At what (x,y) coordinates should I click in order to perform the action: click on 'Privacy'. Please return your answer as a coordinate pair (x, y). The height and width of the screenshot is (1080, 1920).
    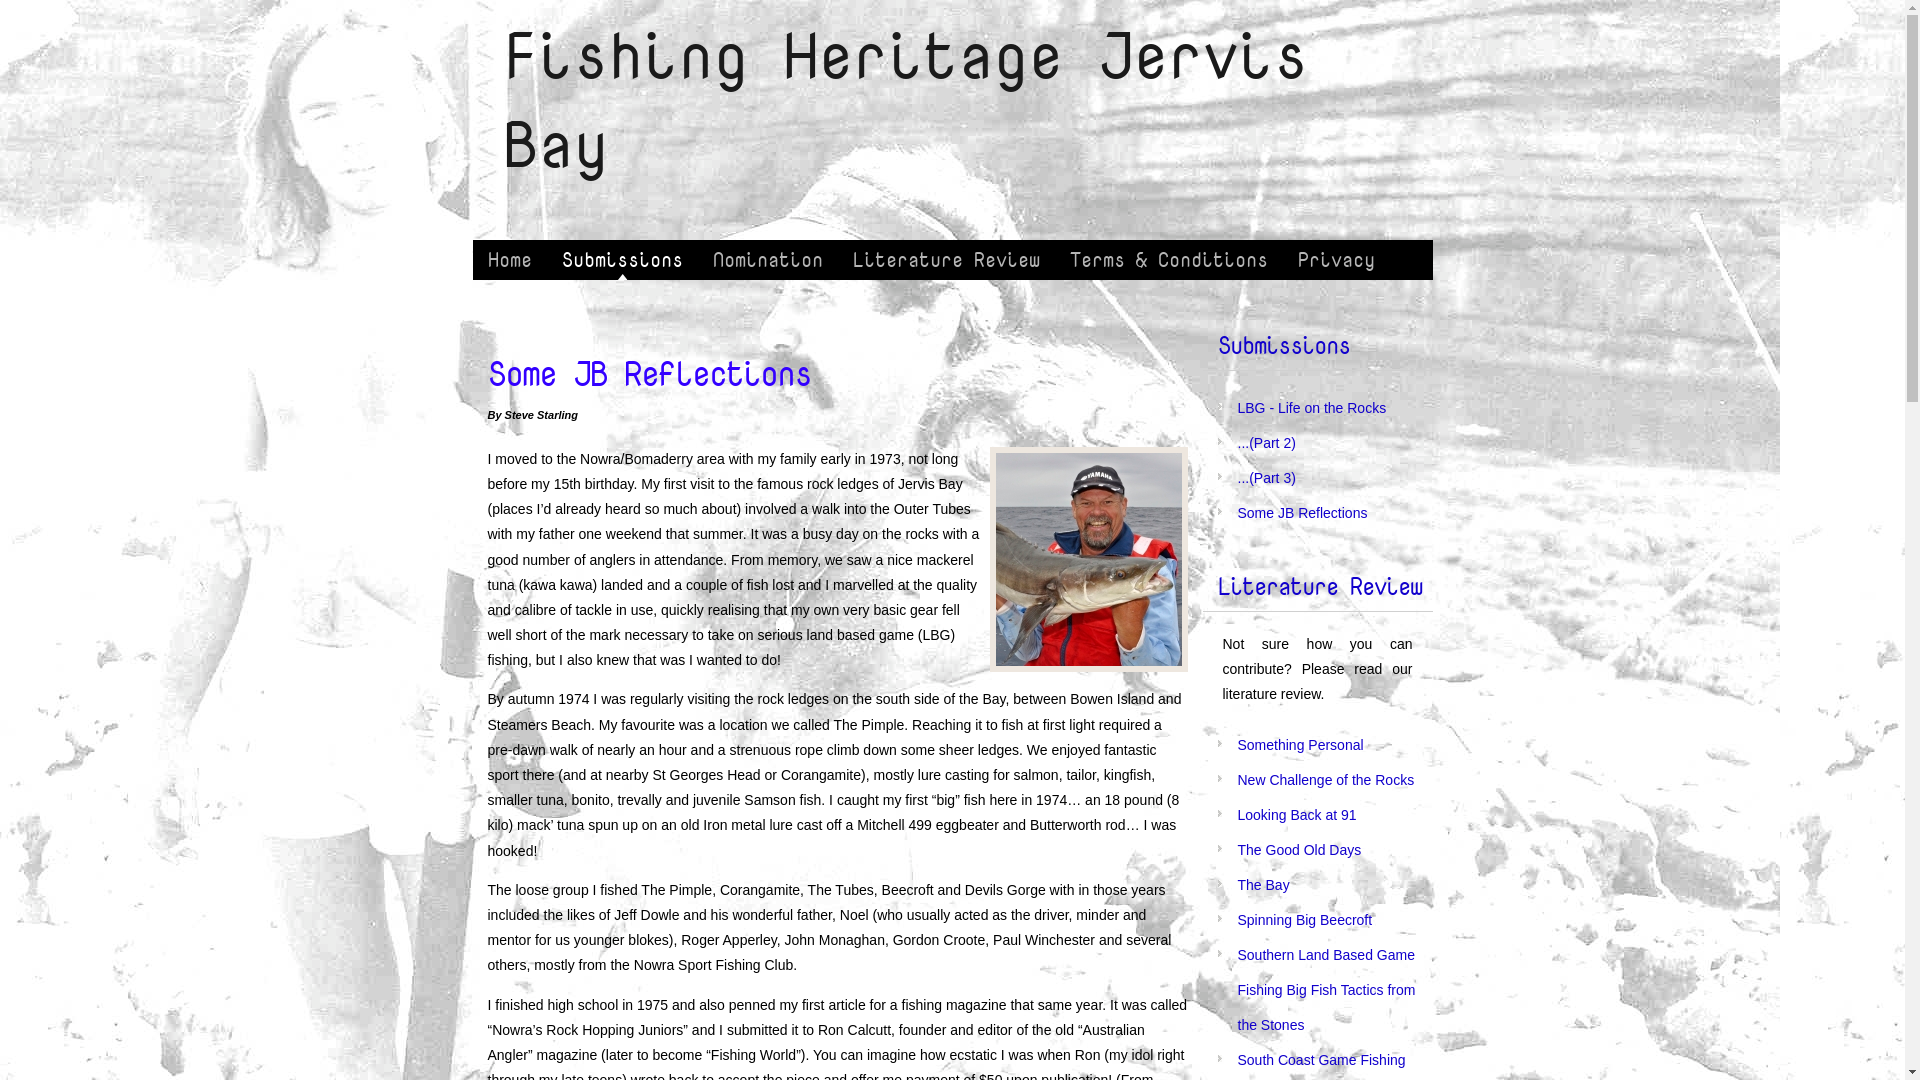
    Looking at the image, I should click on (1335, 258).